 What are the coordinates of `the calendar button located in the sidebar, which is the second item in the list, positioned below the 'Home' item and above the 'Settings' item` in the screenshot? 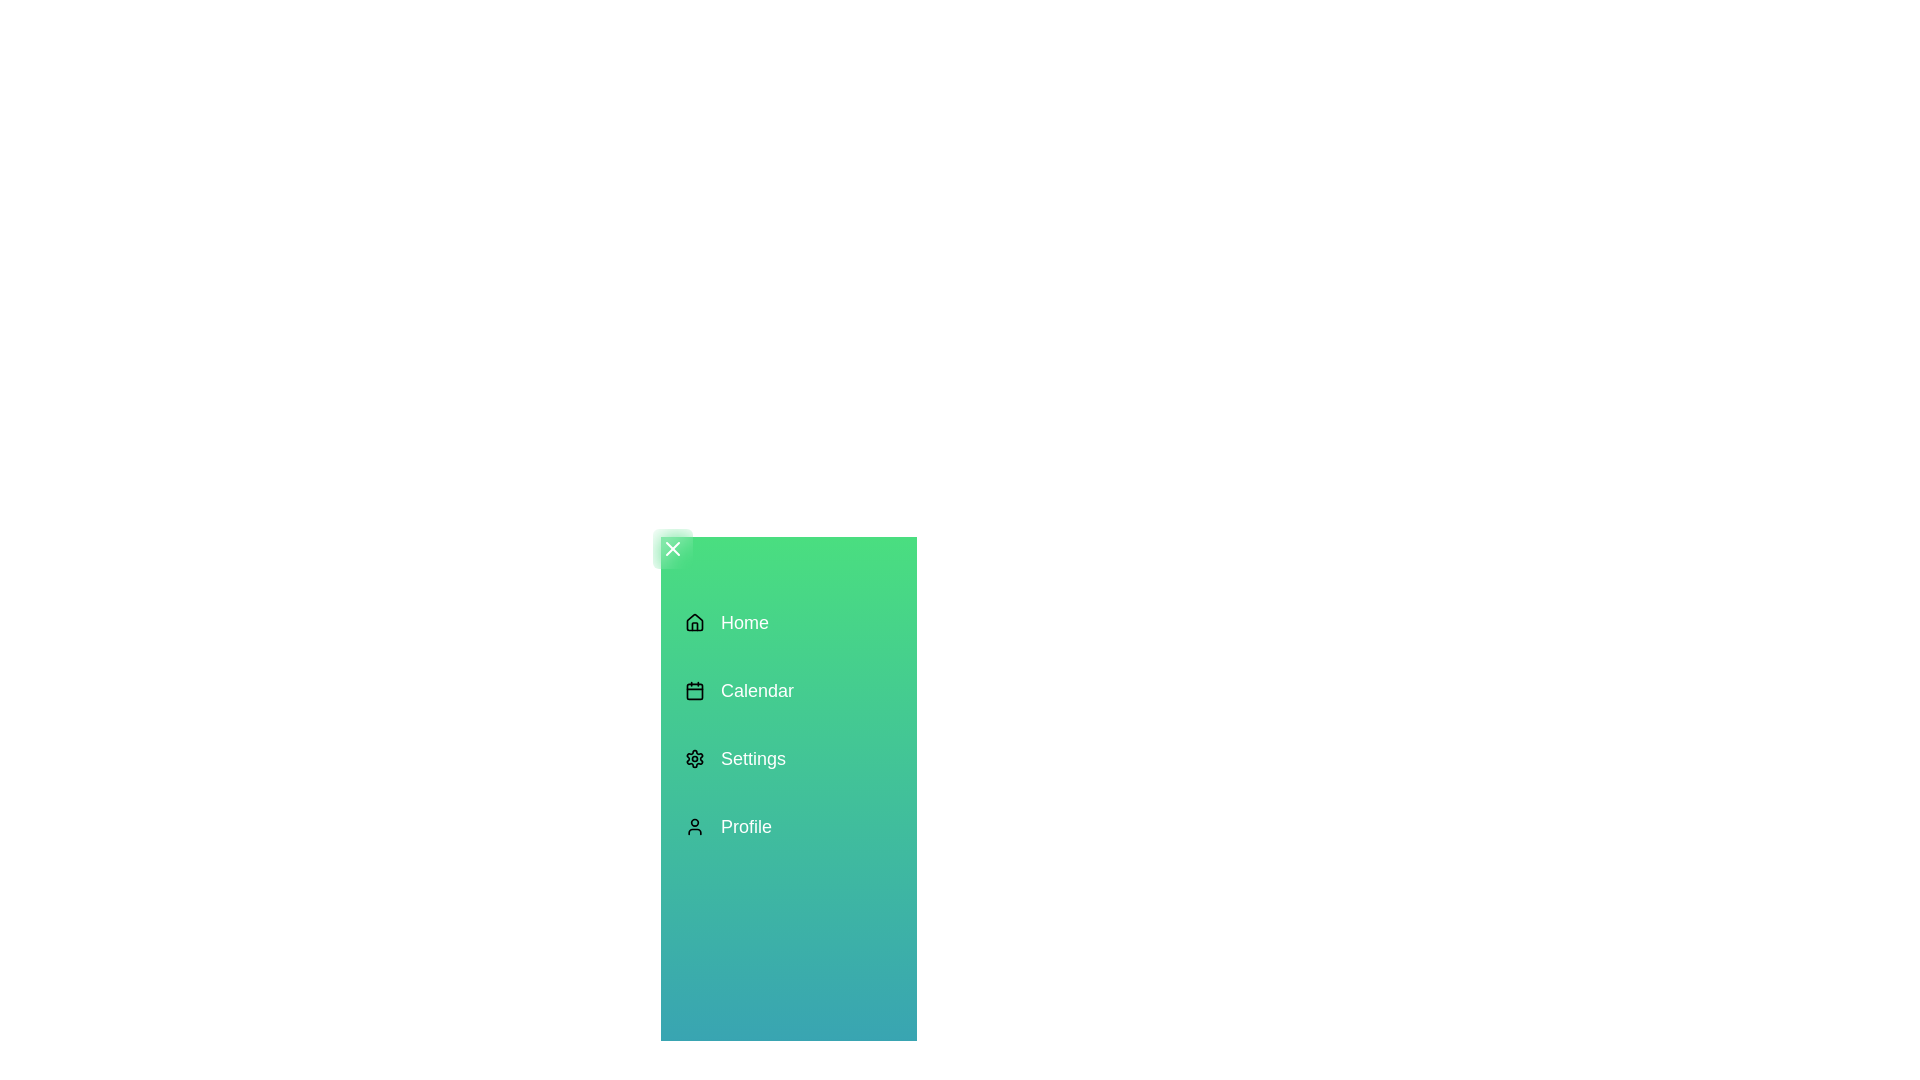 It's located at (738, 689).